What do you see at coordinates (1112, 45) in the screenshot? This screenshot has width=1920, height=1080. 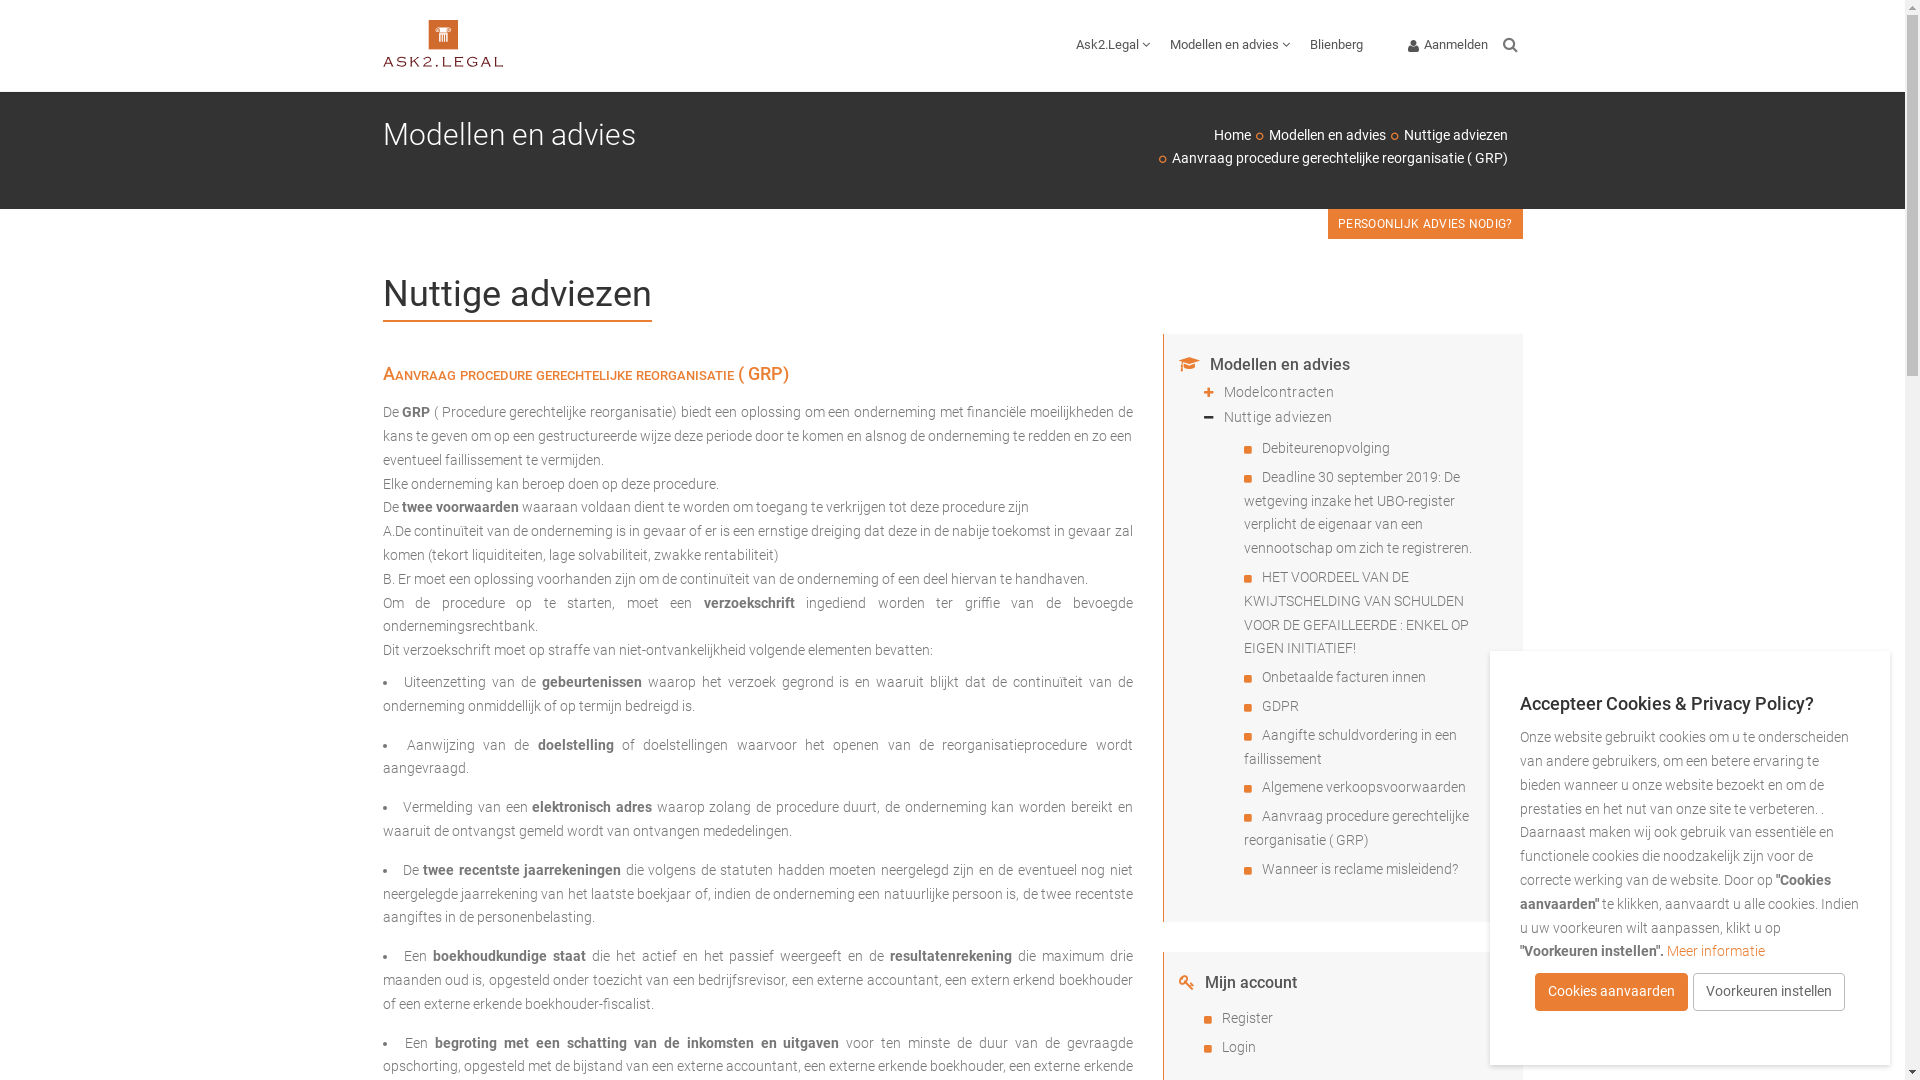 I see `'Ask2.Legal'` at bounding box center [1112, 45].